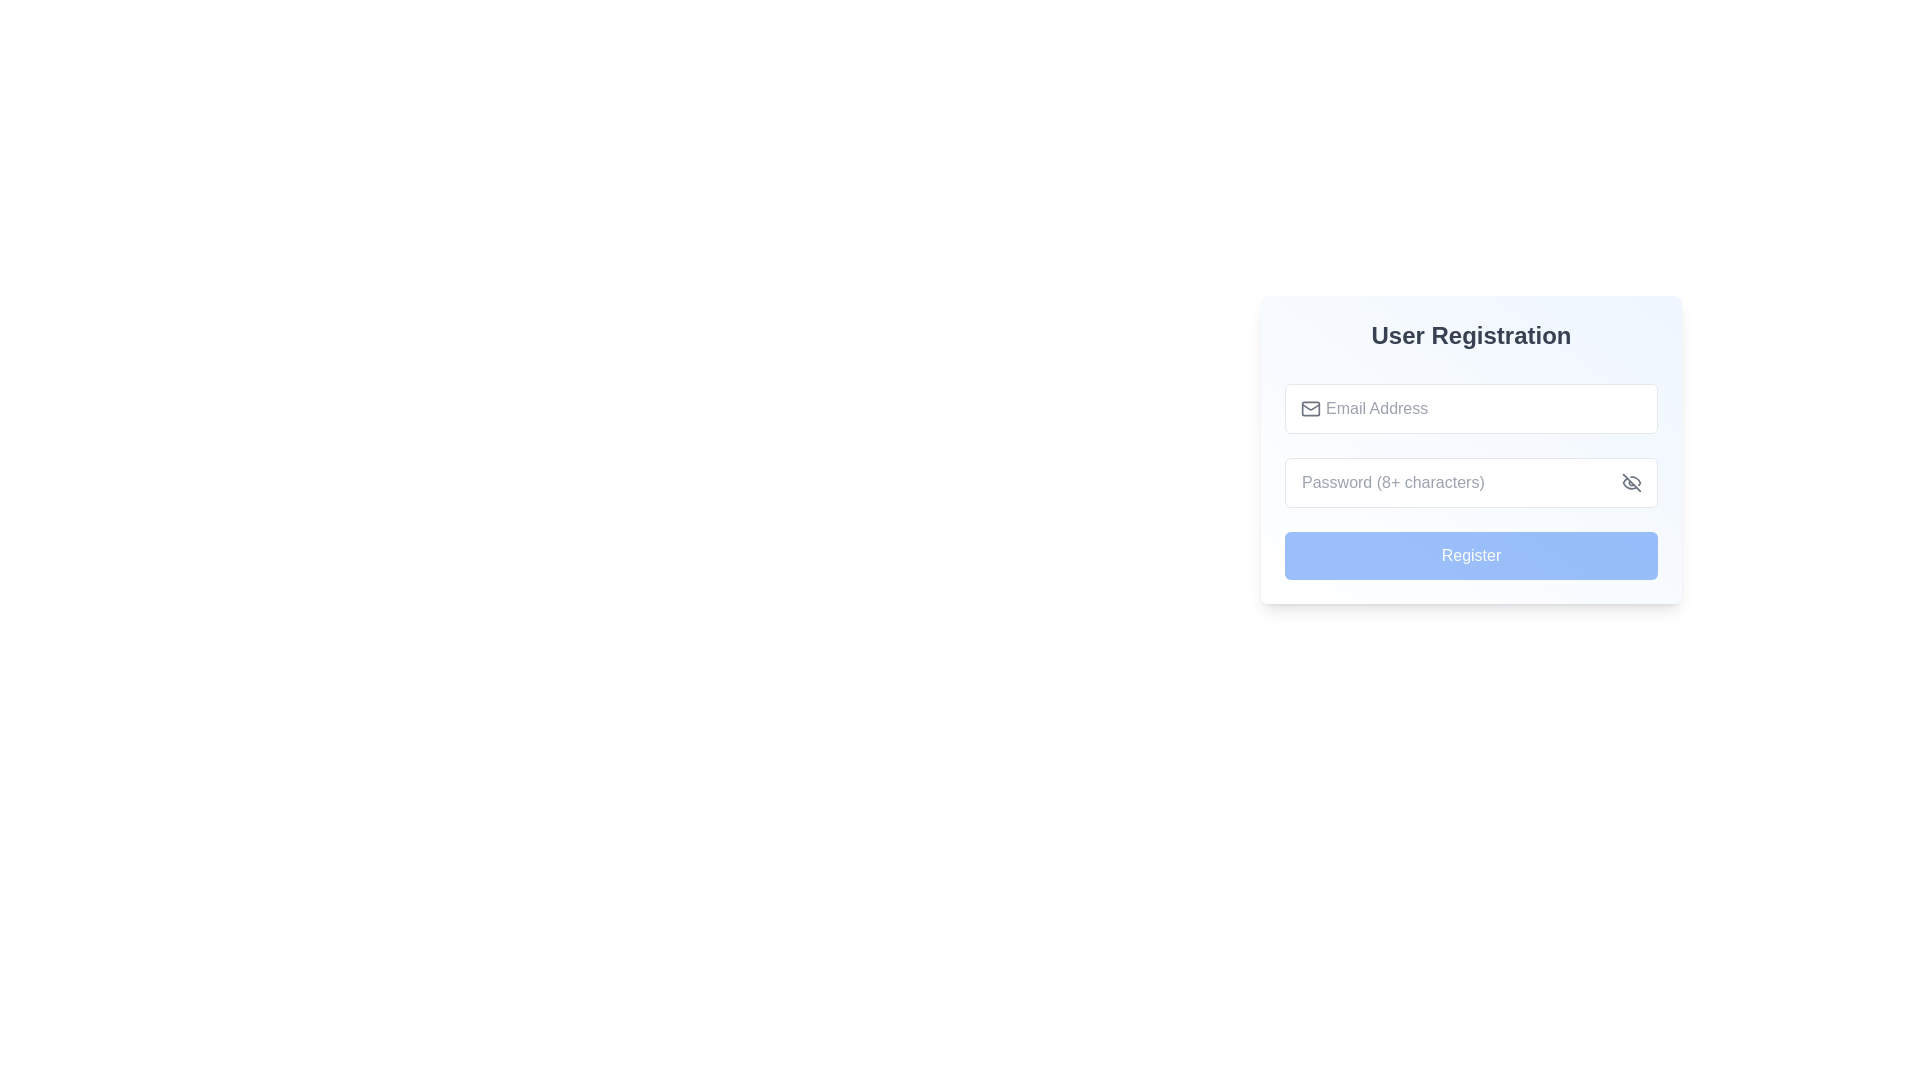 The height and width of the screenshot is (1080, 1920). Describe the element at coordinates (1310, 407) in the screenshot. I see `the small grayscale mail icon resembling an envelope located to the left of the email input field in the User Registration form` at that location.